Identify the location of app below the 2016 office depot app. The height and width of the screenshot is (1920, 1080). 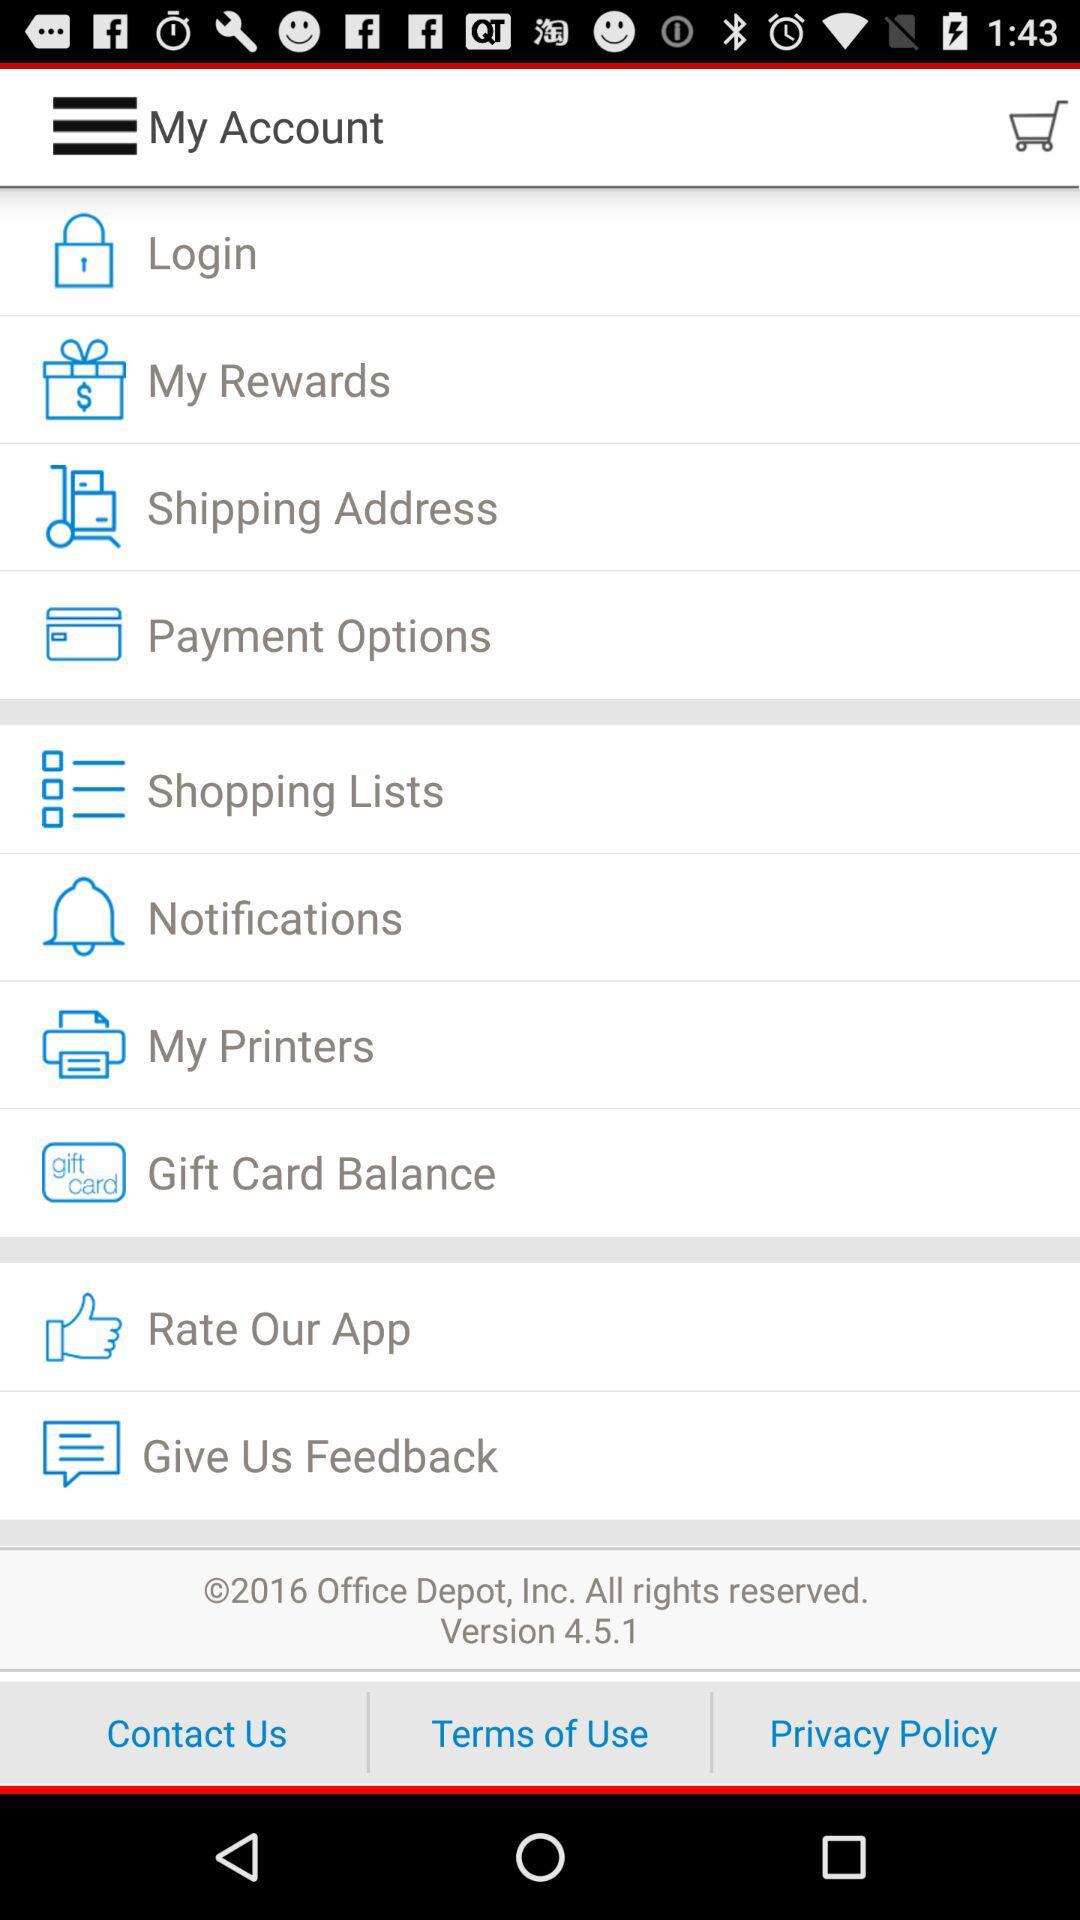
(540, 1731).